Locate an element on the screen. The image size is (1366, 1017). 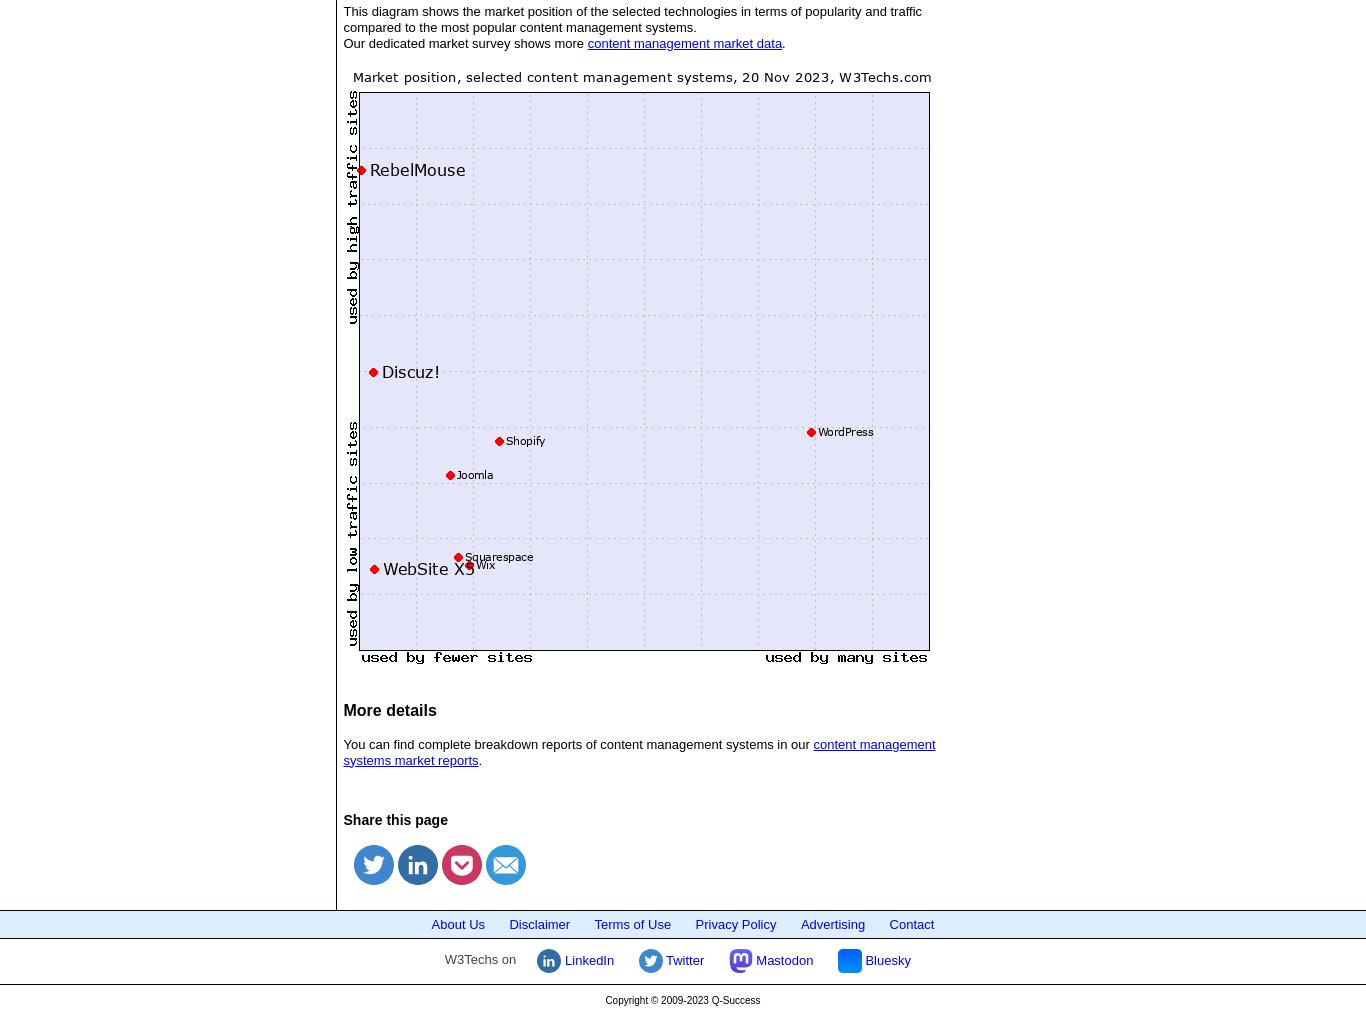
'Twitter' is located at coordinates (683, 958).